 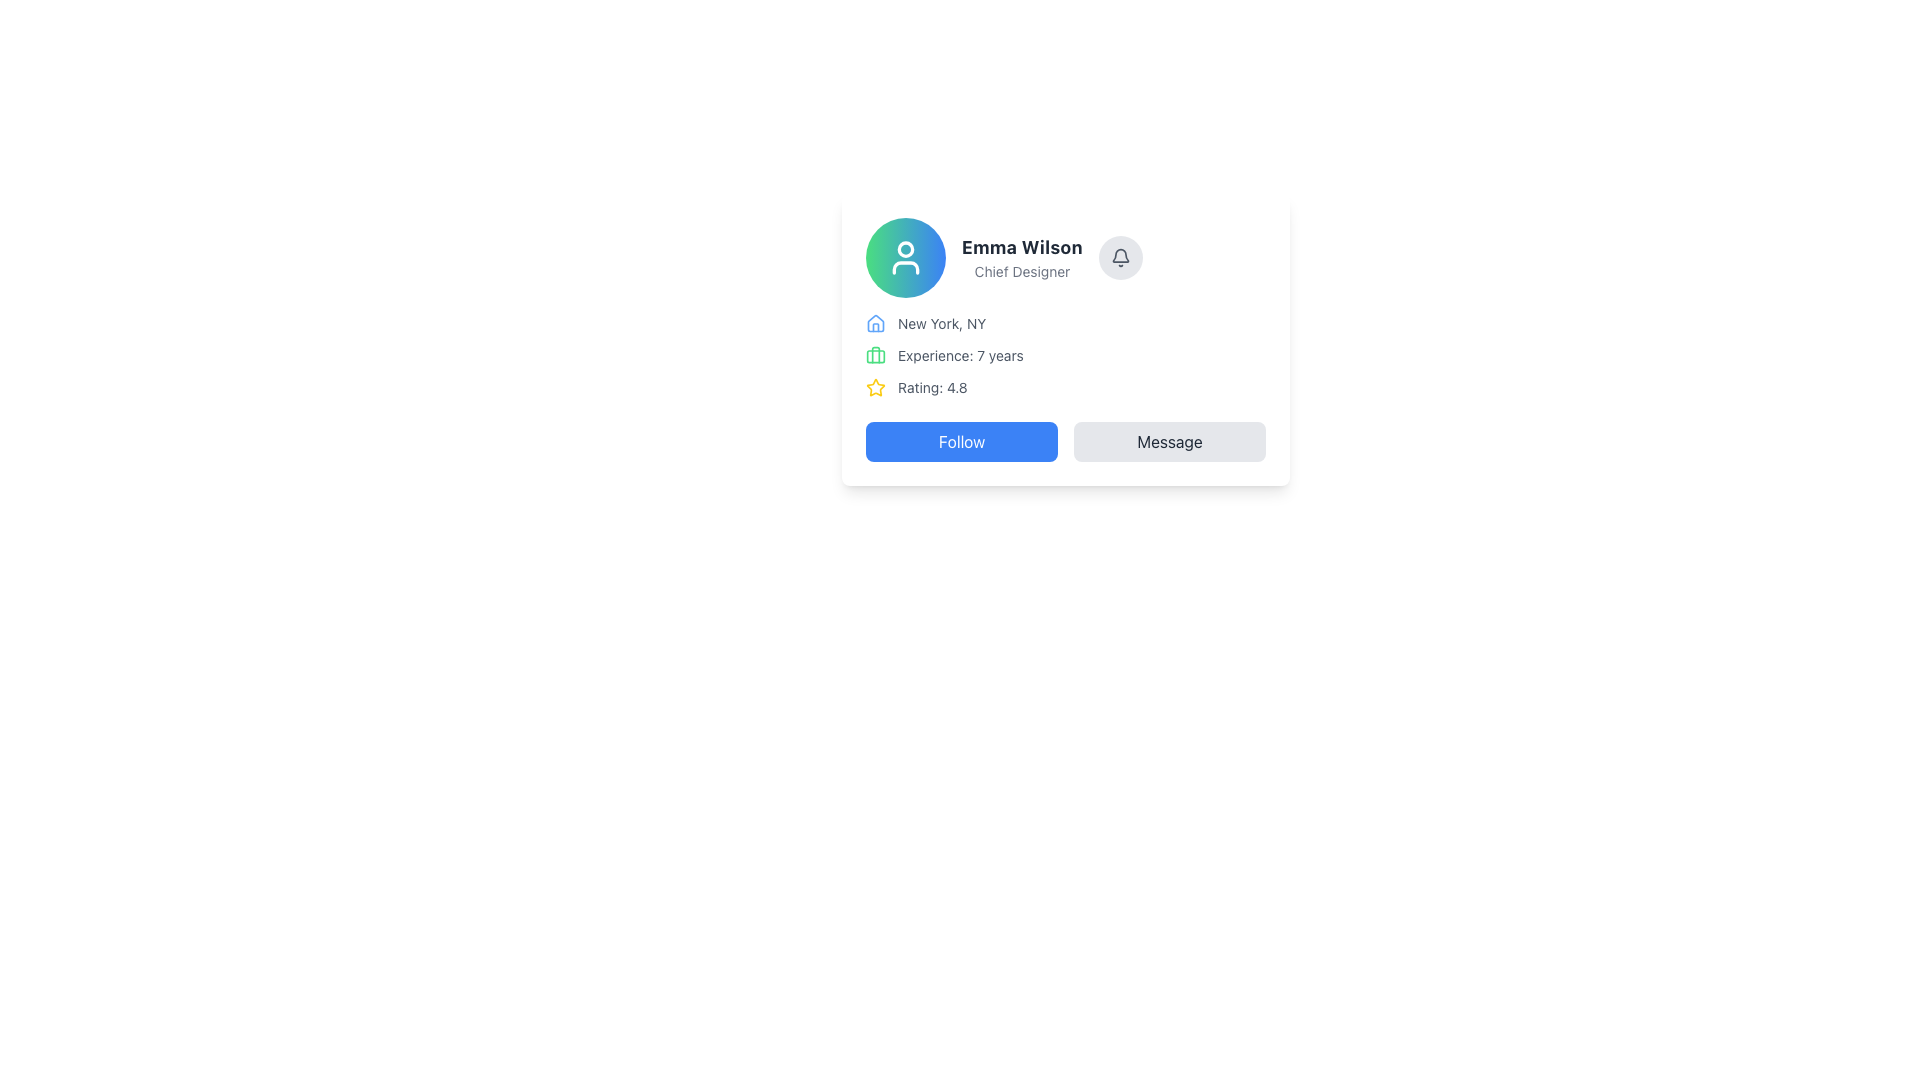 I want to click on the text displayed in the Text Label, which identifies the individual in the card-like interface, located at the top-left section next to the circular icon, so click(x=1022, y=246).